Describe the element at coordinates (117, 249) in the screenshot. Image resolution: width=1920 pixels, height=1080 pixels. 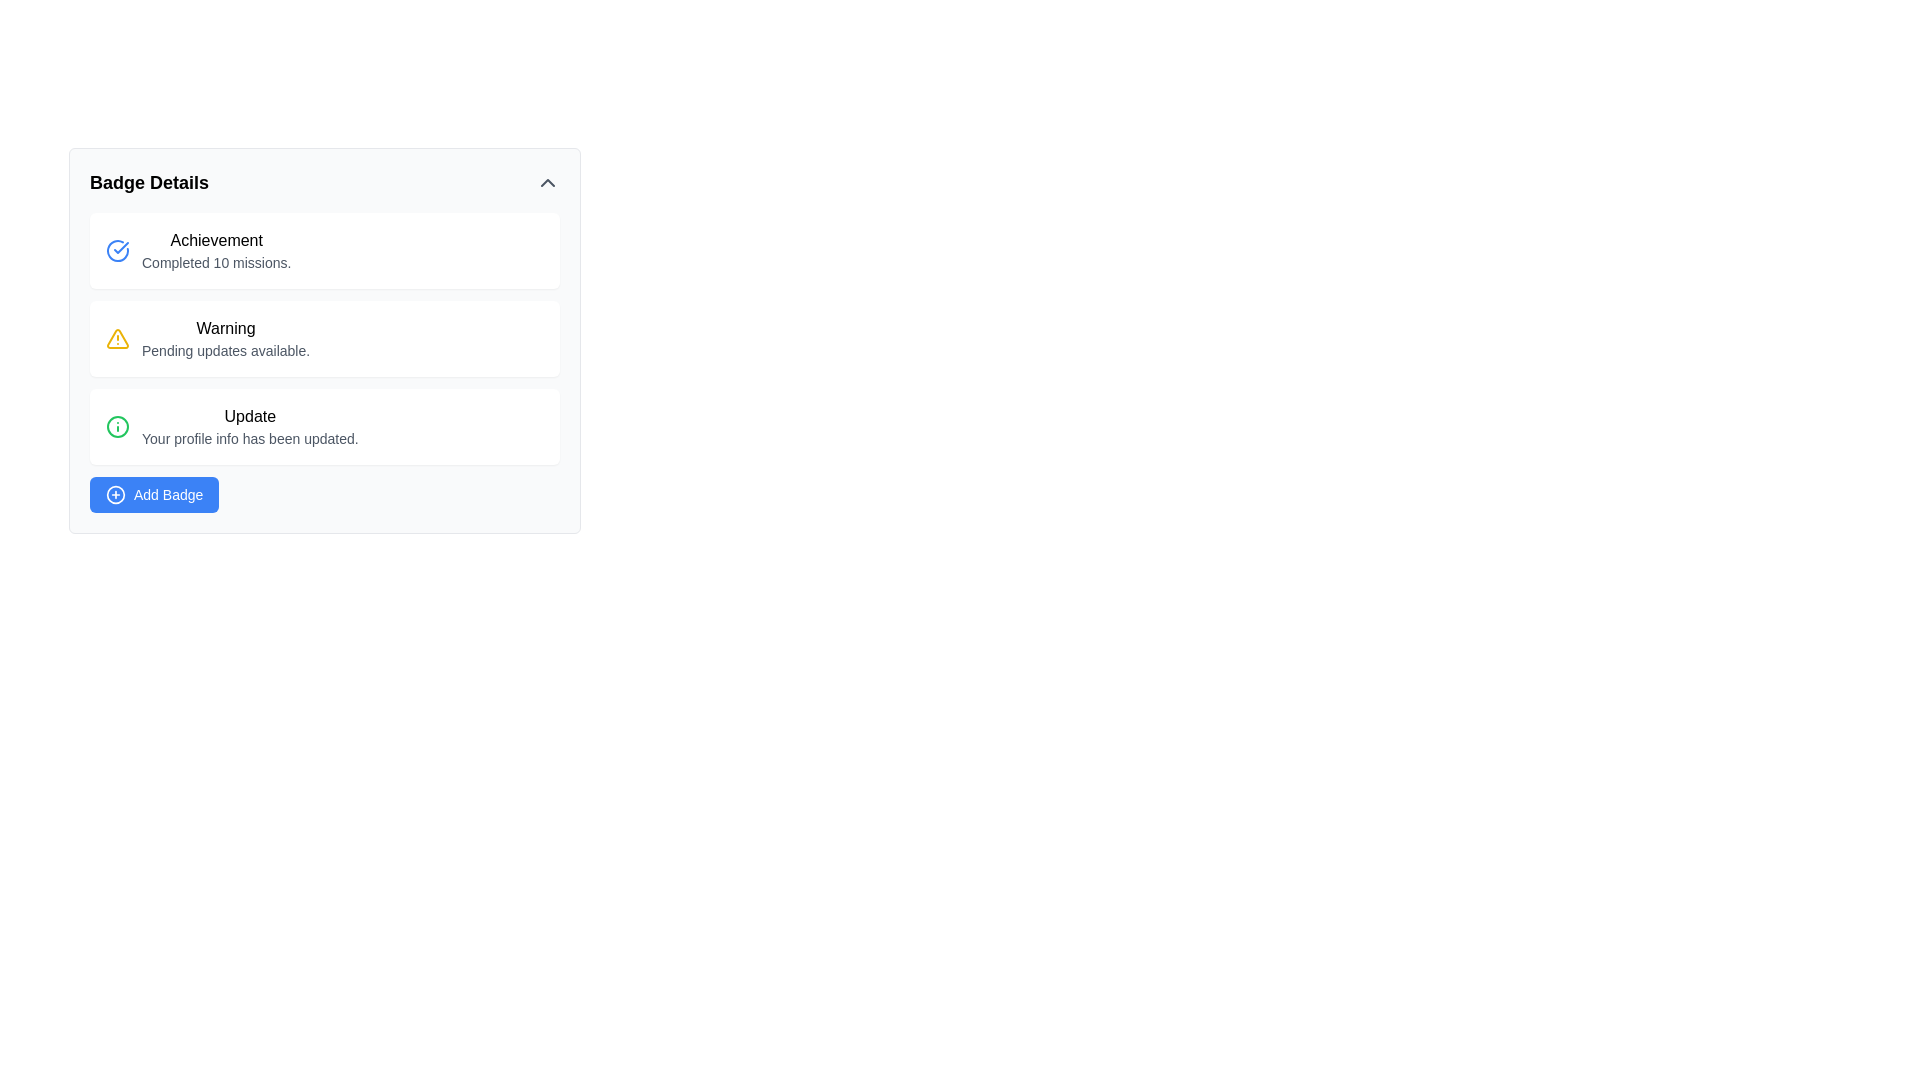
I see `the achievement completed vector graphic icon located on the left side of the 'Achievement' label in the 'Badge Details' section` at that location.